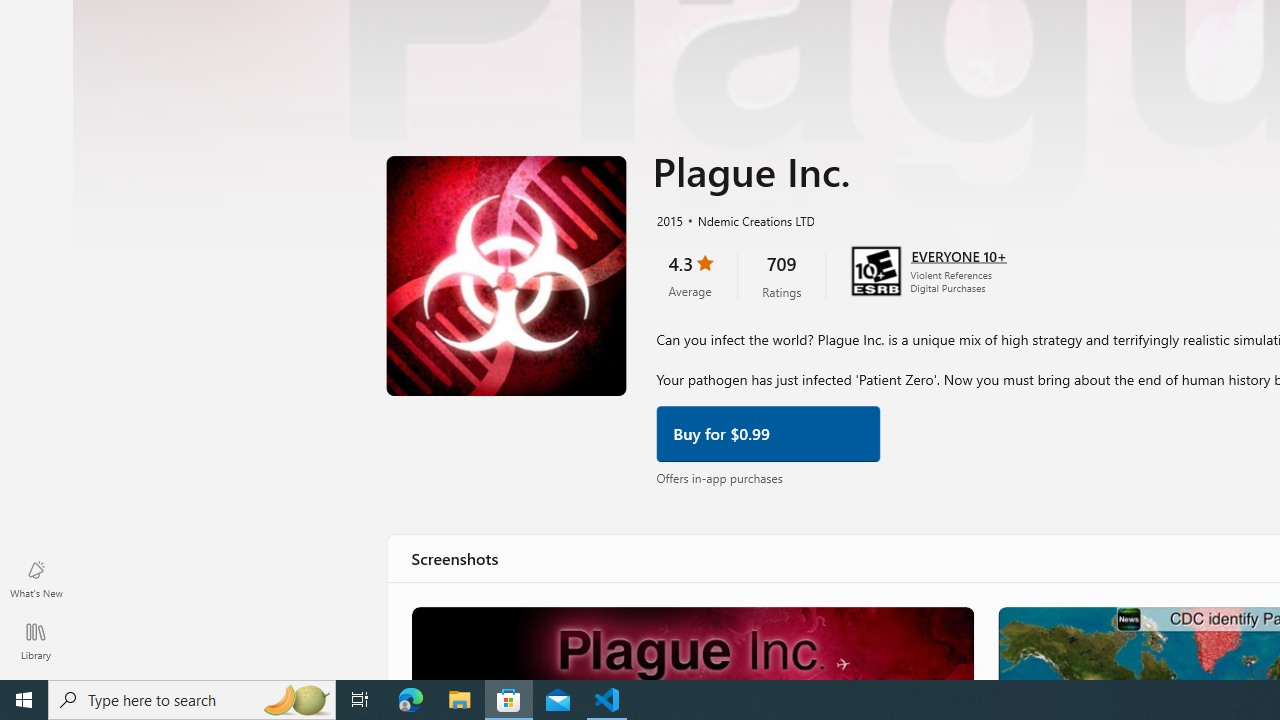 The height and width of the screenshot is (720, 1280). Describe the element at coordinates (668, 219) in the screenshot. I see `'2015'` at that location.